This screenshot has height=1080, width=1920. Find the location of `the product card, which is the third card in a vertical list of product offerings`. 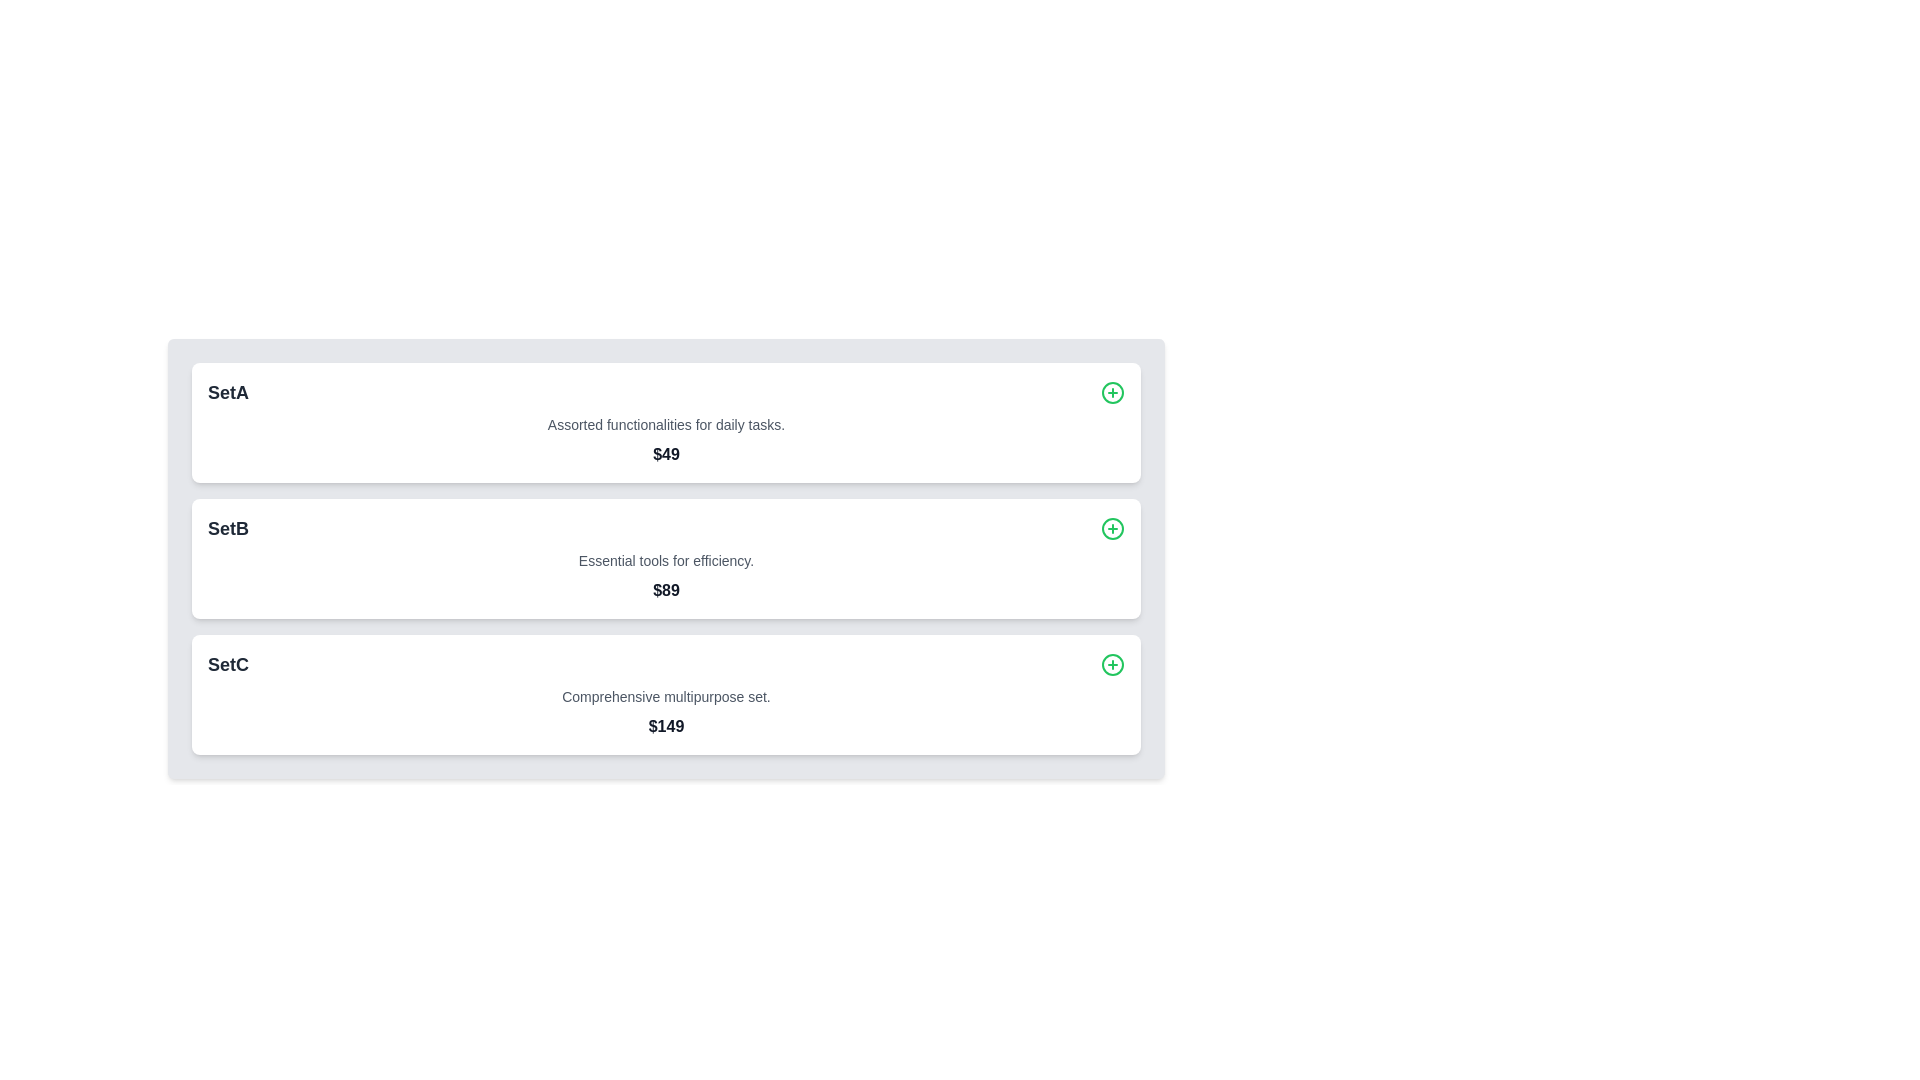

the product card, which is the third card in a vertical list of product offerings is located at coordinates (666, 693).